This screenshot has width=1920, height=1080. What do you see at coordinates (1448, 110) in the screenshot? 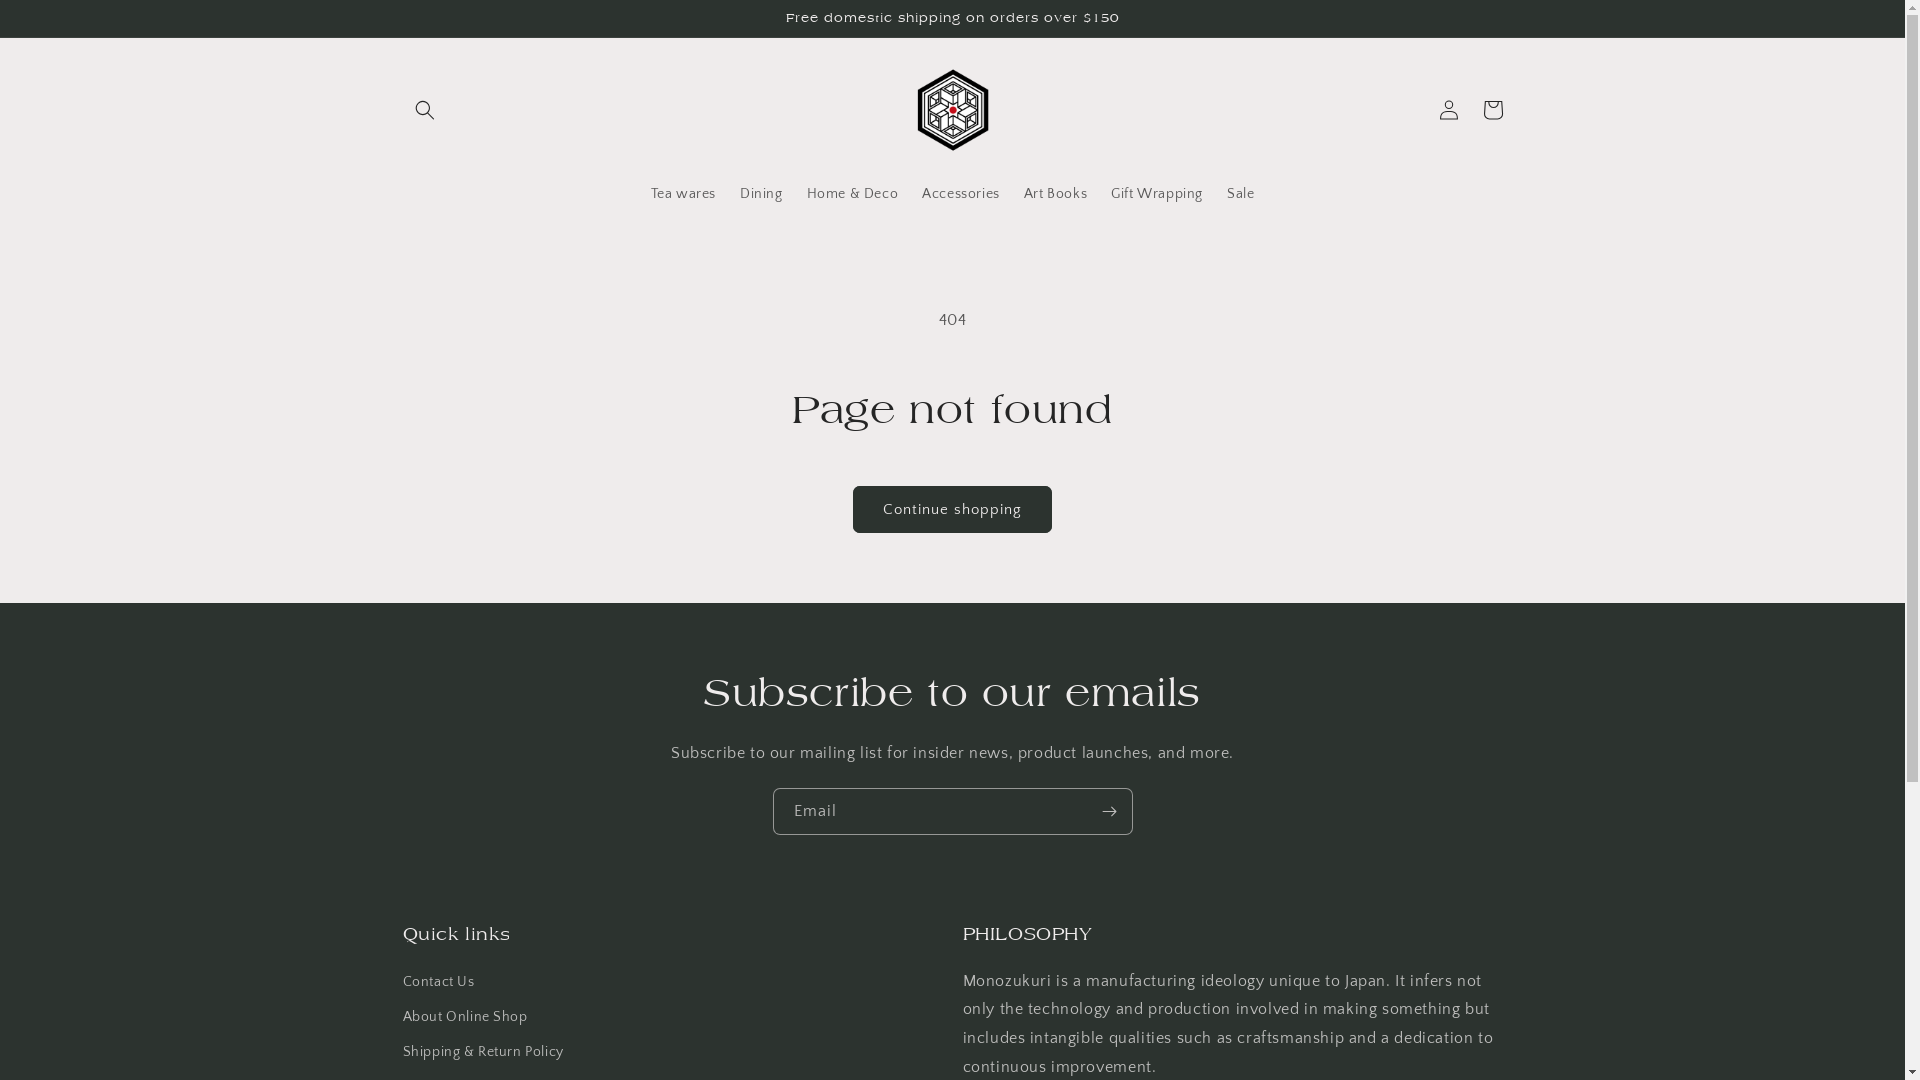
I see `'Log in'` at bounding box center [1448, 110].